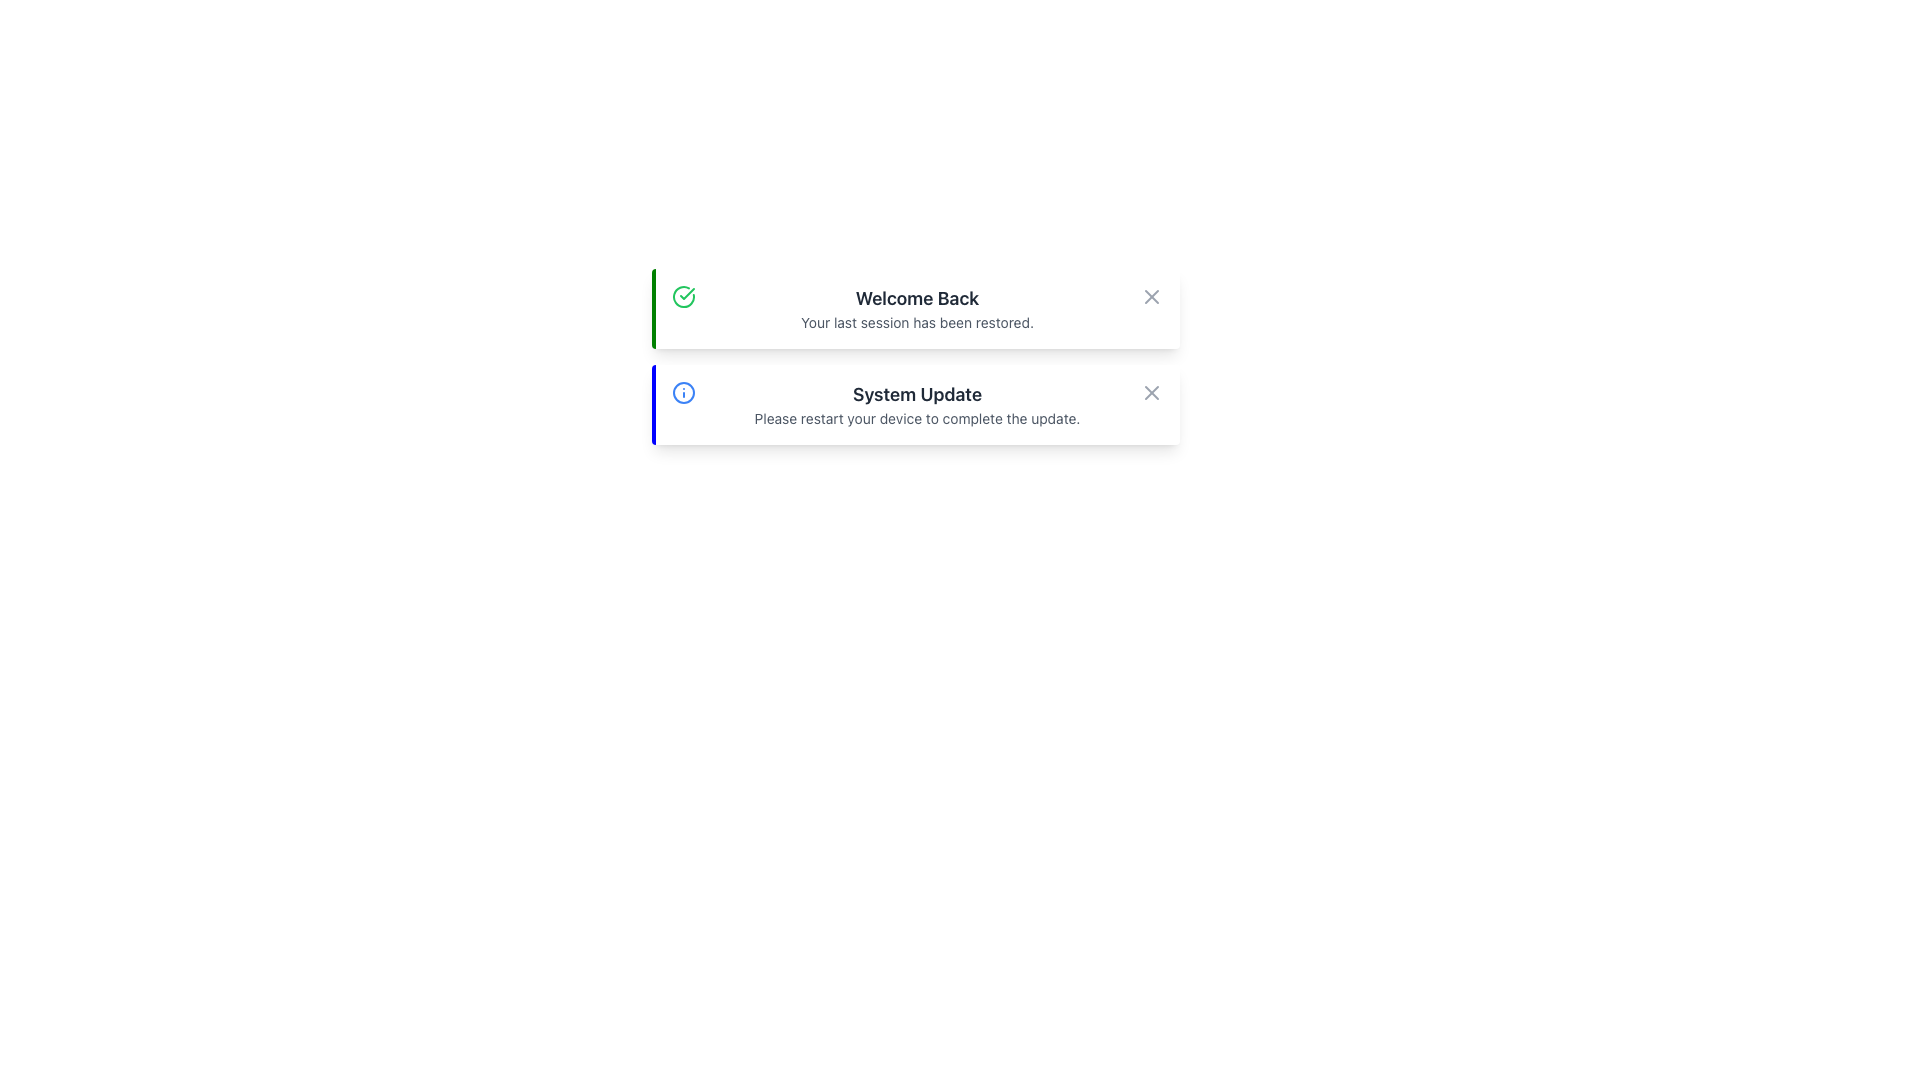 This screenshot has width=1920, height=1080. Describe the element at coordinates (916, 322) in the screenshot. I see `the informational message indicating that the last session has been successfully restored, located beneath the 'Welcome Back' heading` at that location.